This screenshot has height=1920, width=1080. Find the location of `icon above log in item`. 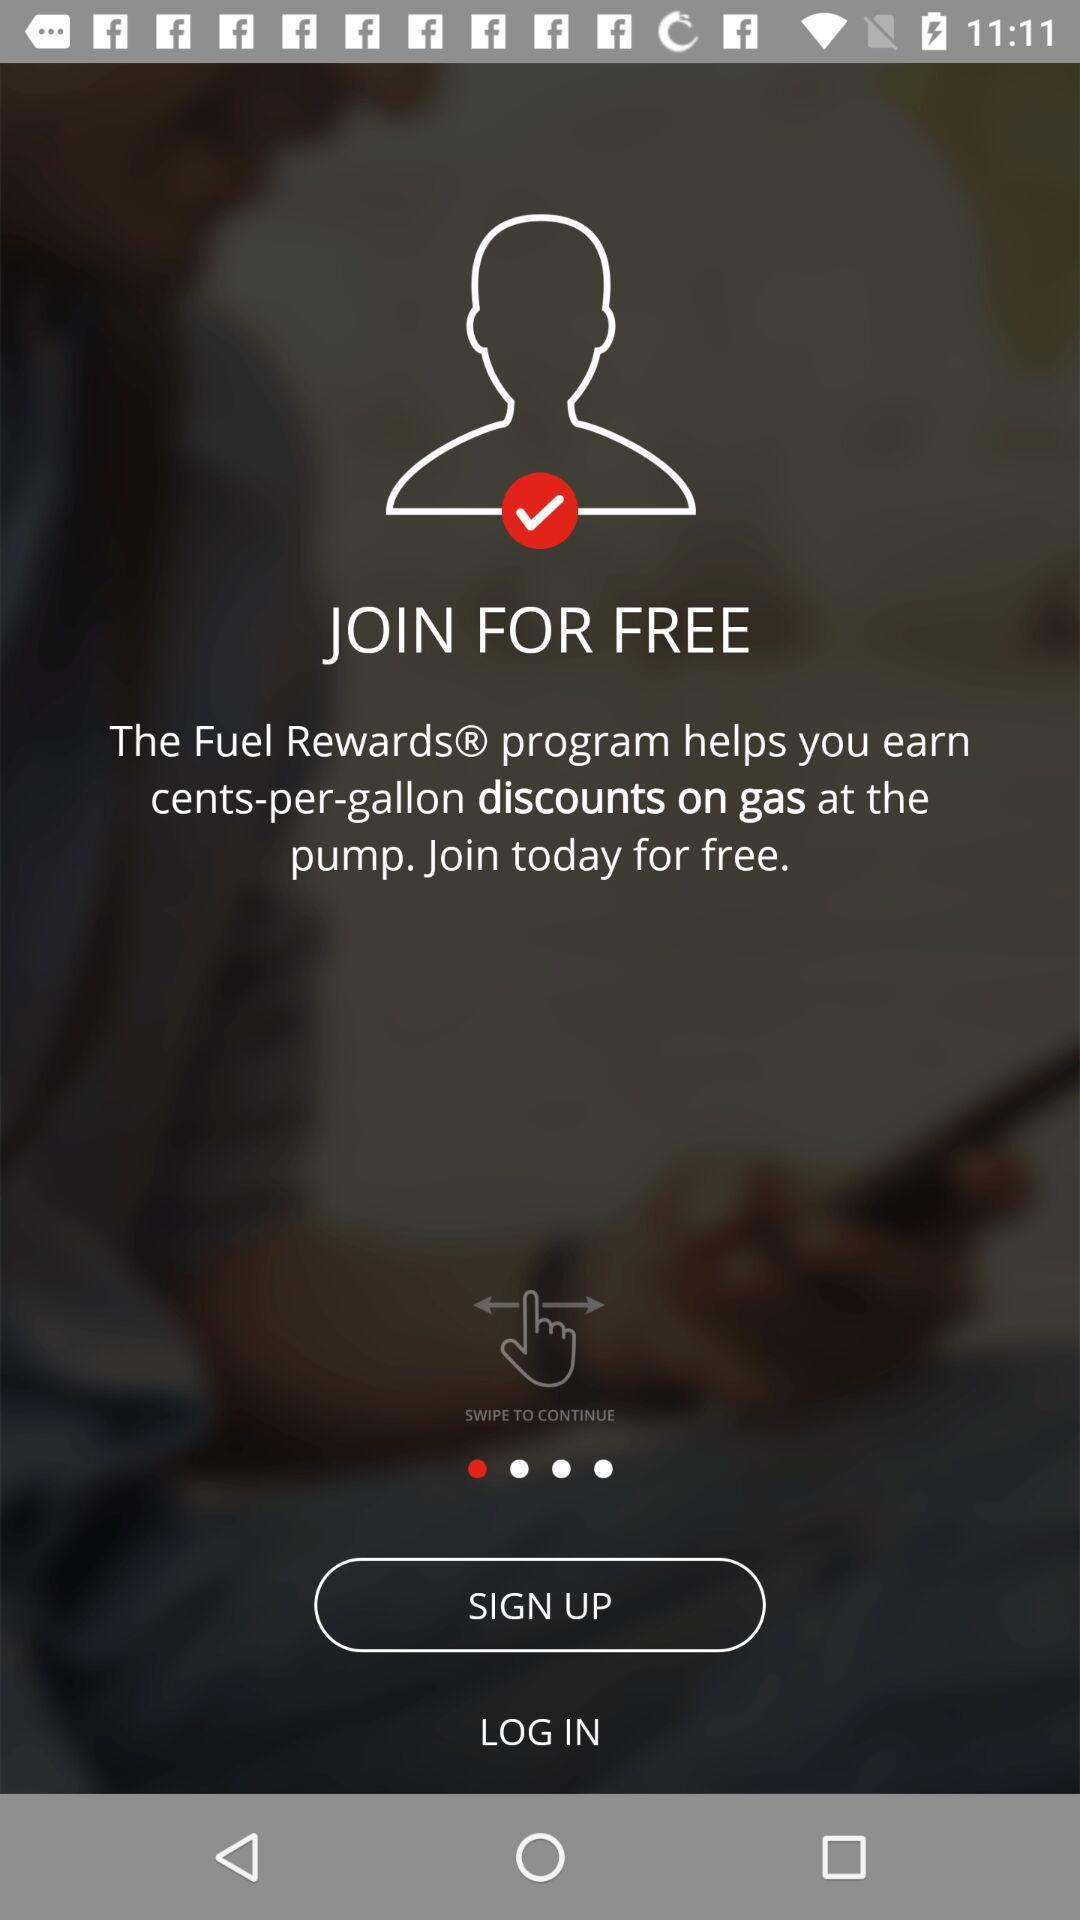

icon above log in item is located at coordinates (540, 1604).